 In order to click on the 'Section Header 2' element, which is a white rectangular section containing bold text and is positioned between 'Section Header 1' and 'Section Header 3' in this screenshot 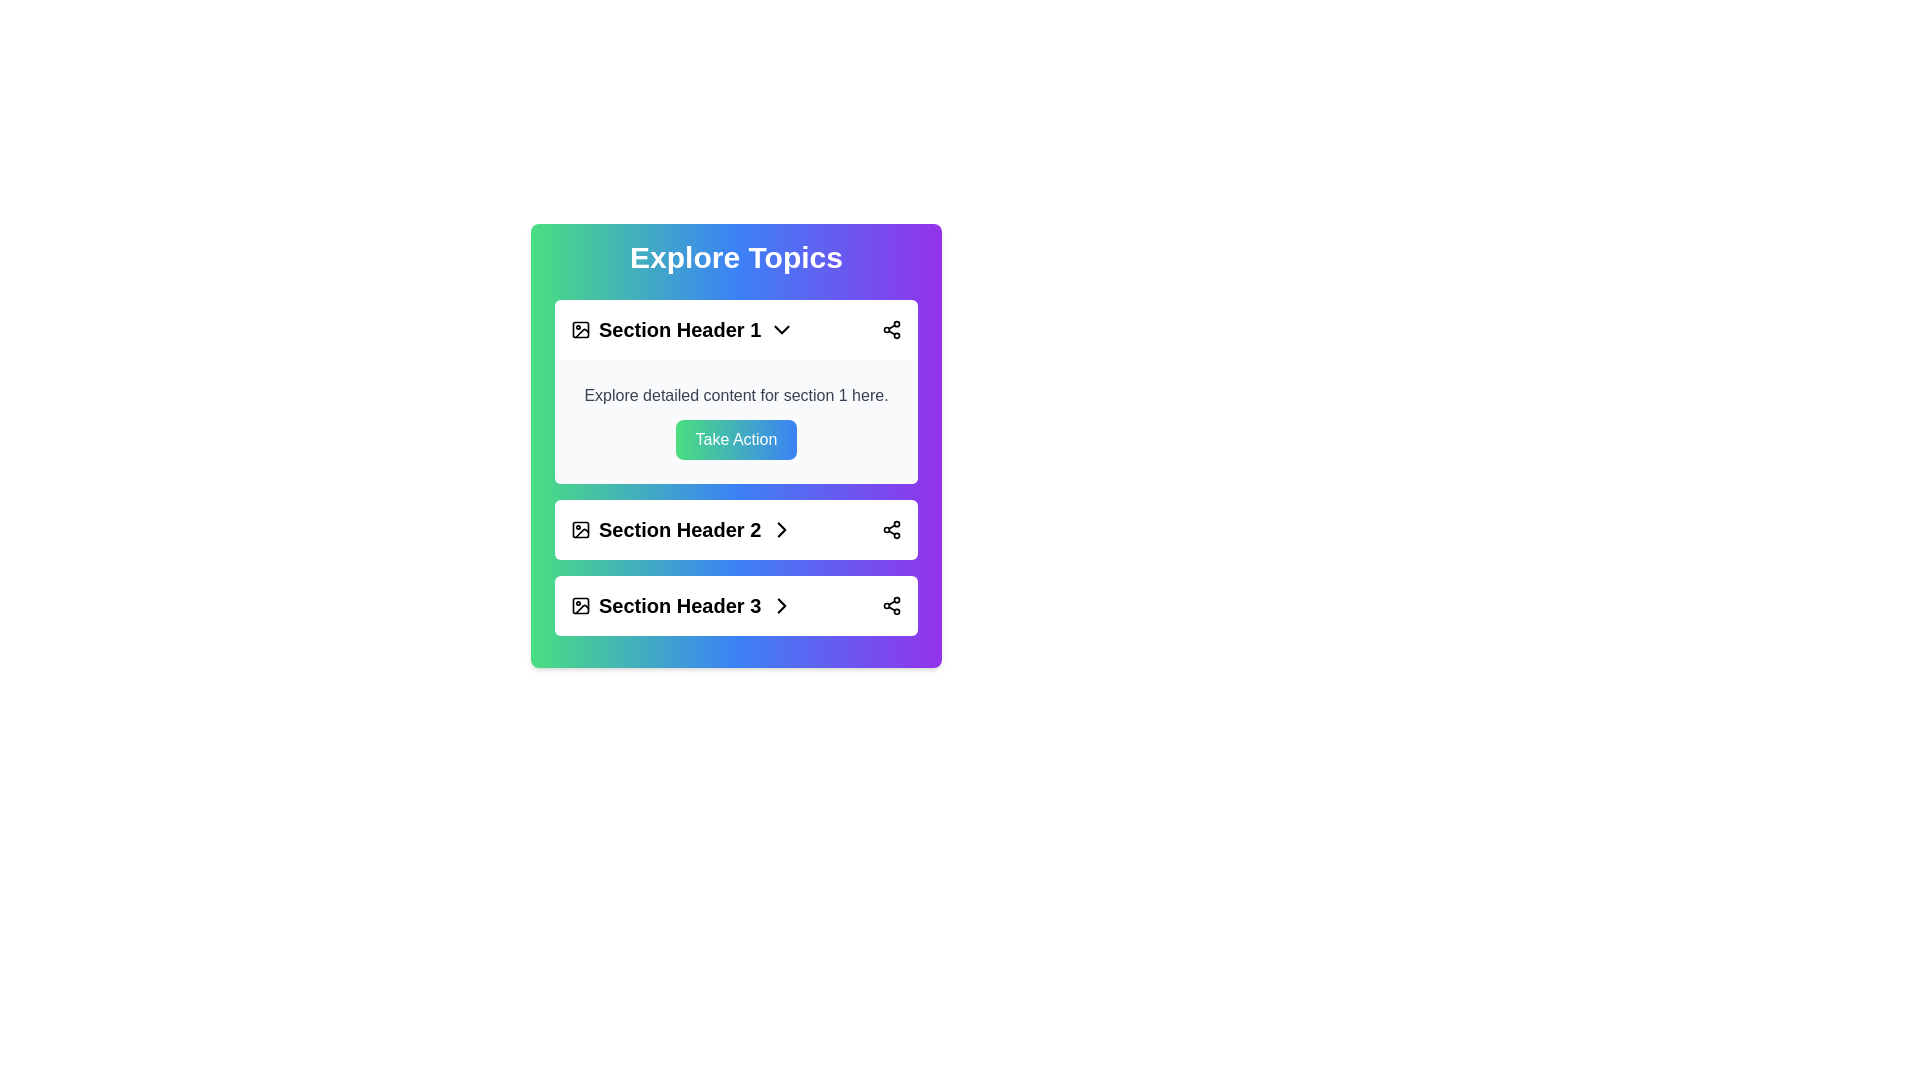, I will do `click(735, 528)`.